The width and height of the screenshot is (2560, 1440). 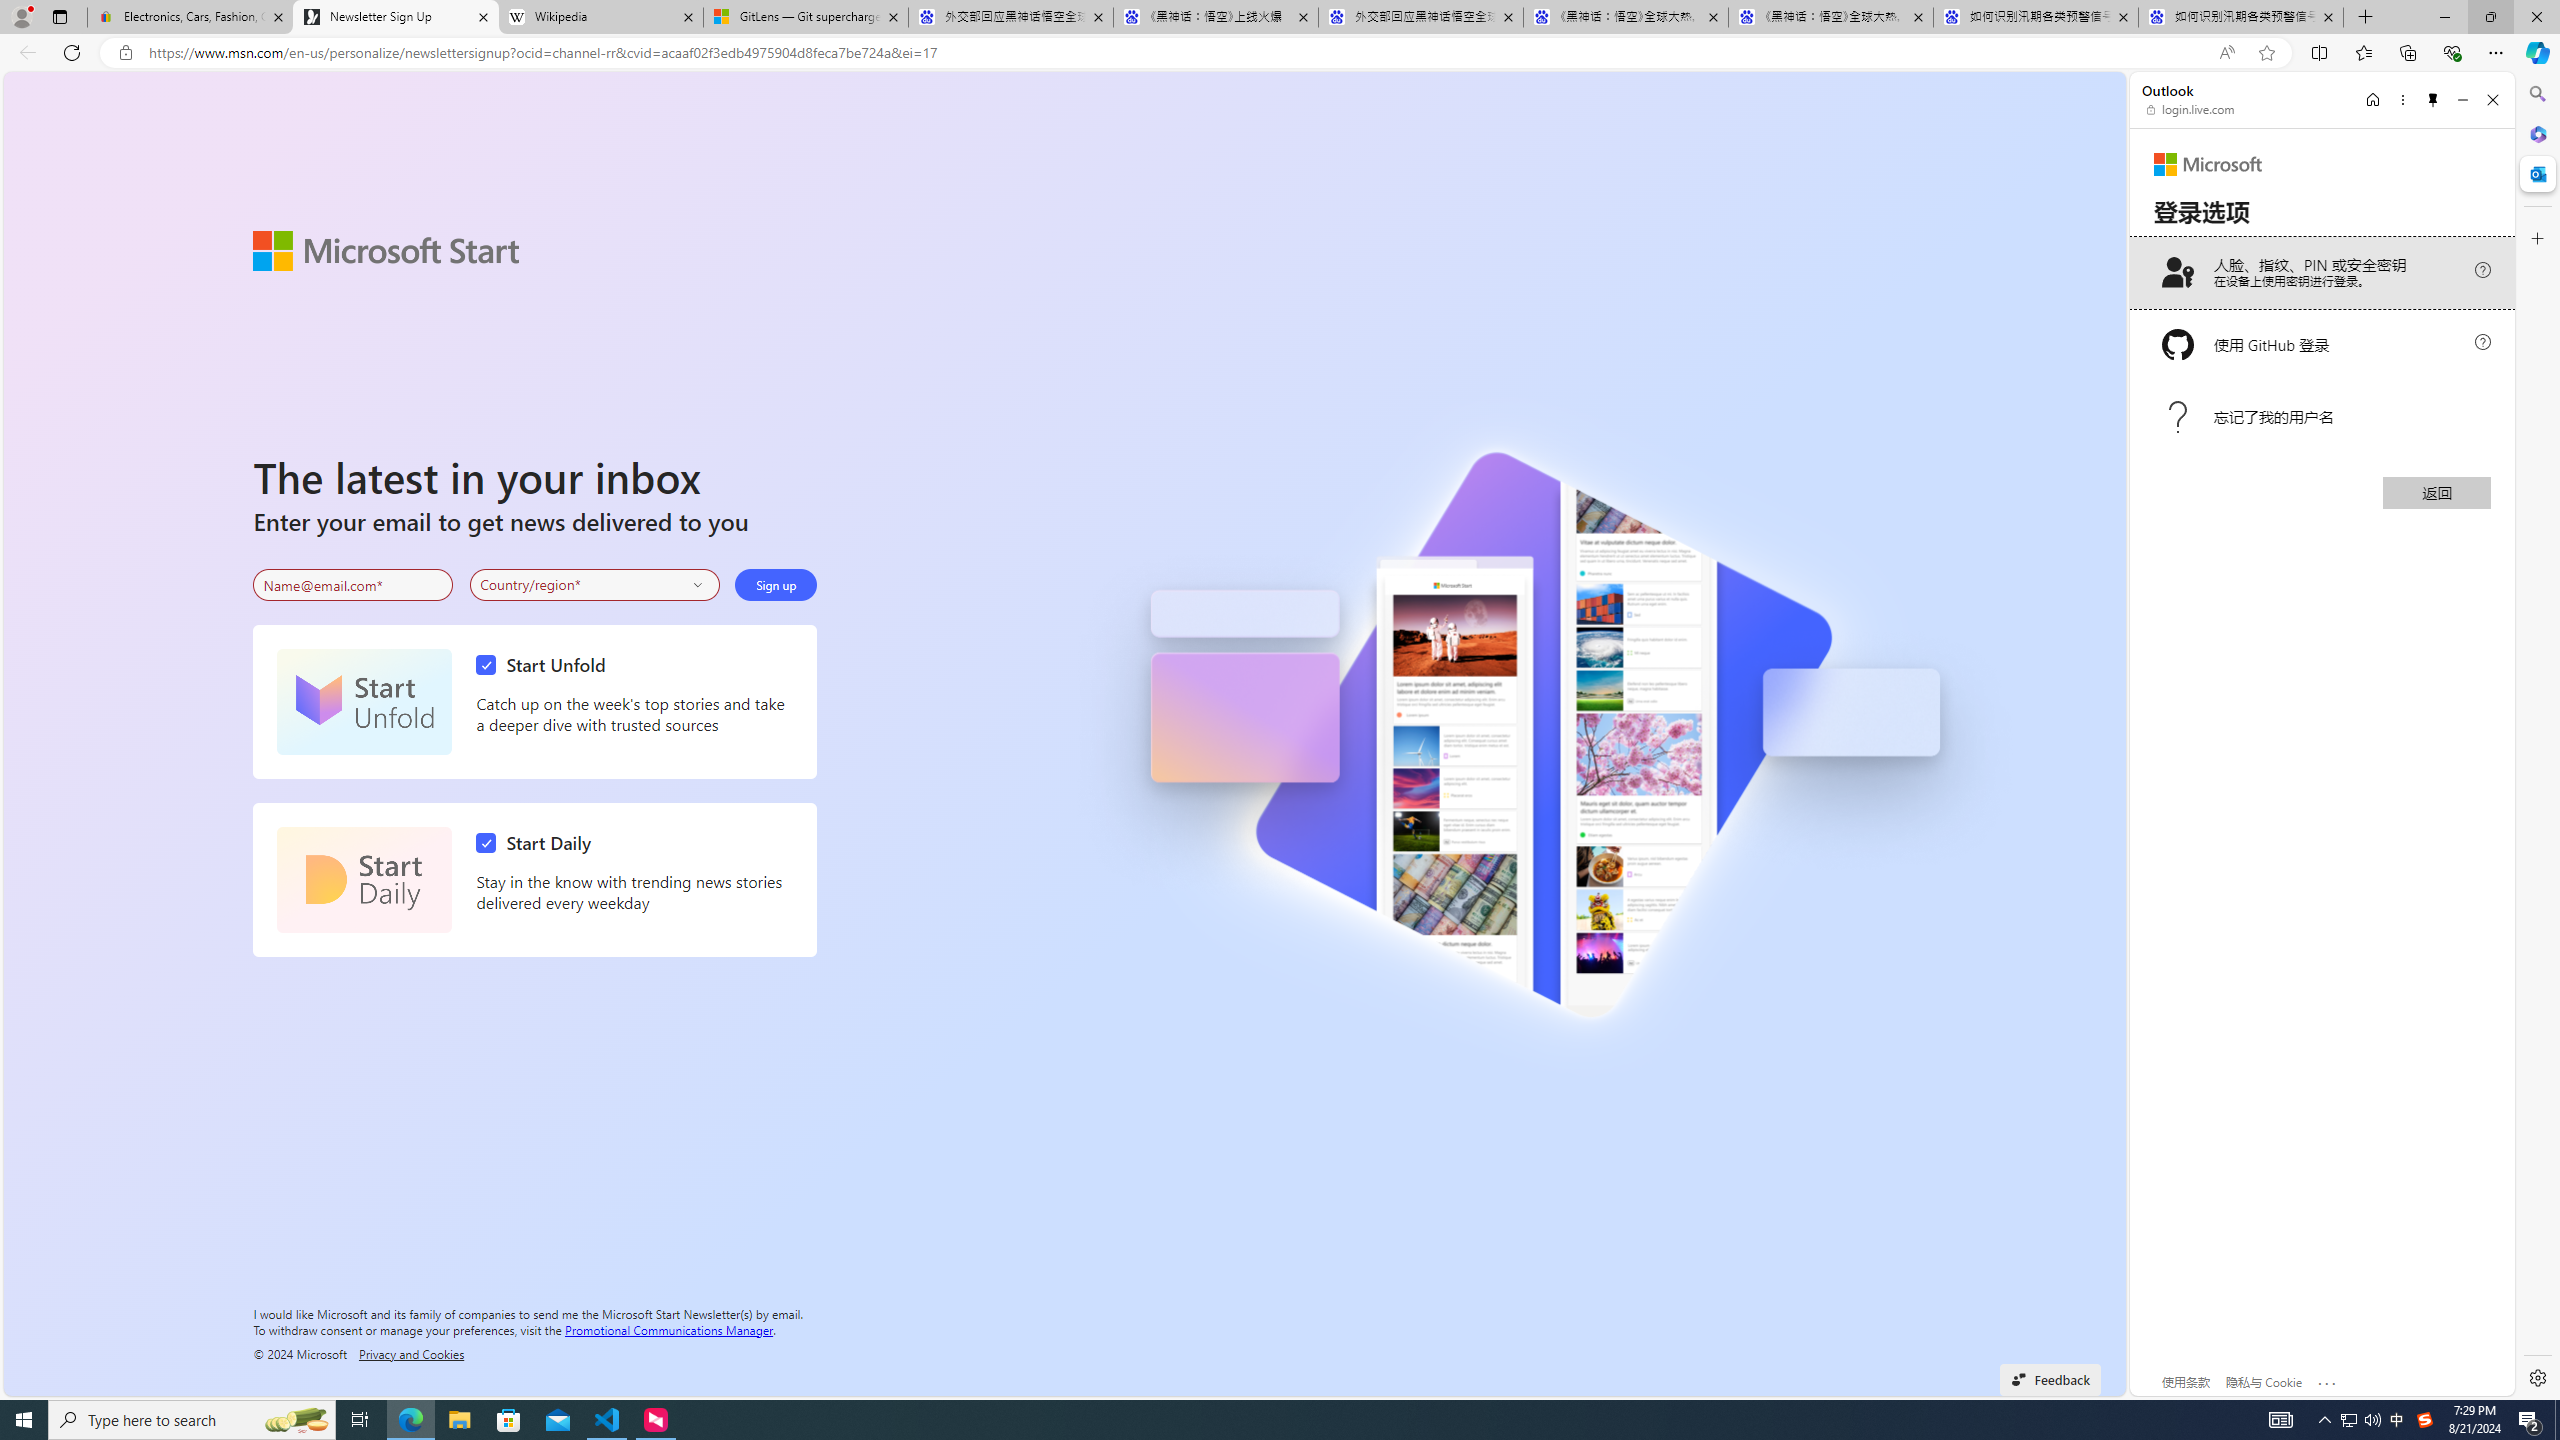 I want to click on 'Start Unfold', so click(x=363, y=701).